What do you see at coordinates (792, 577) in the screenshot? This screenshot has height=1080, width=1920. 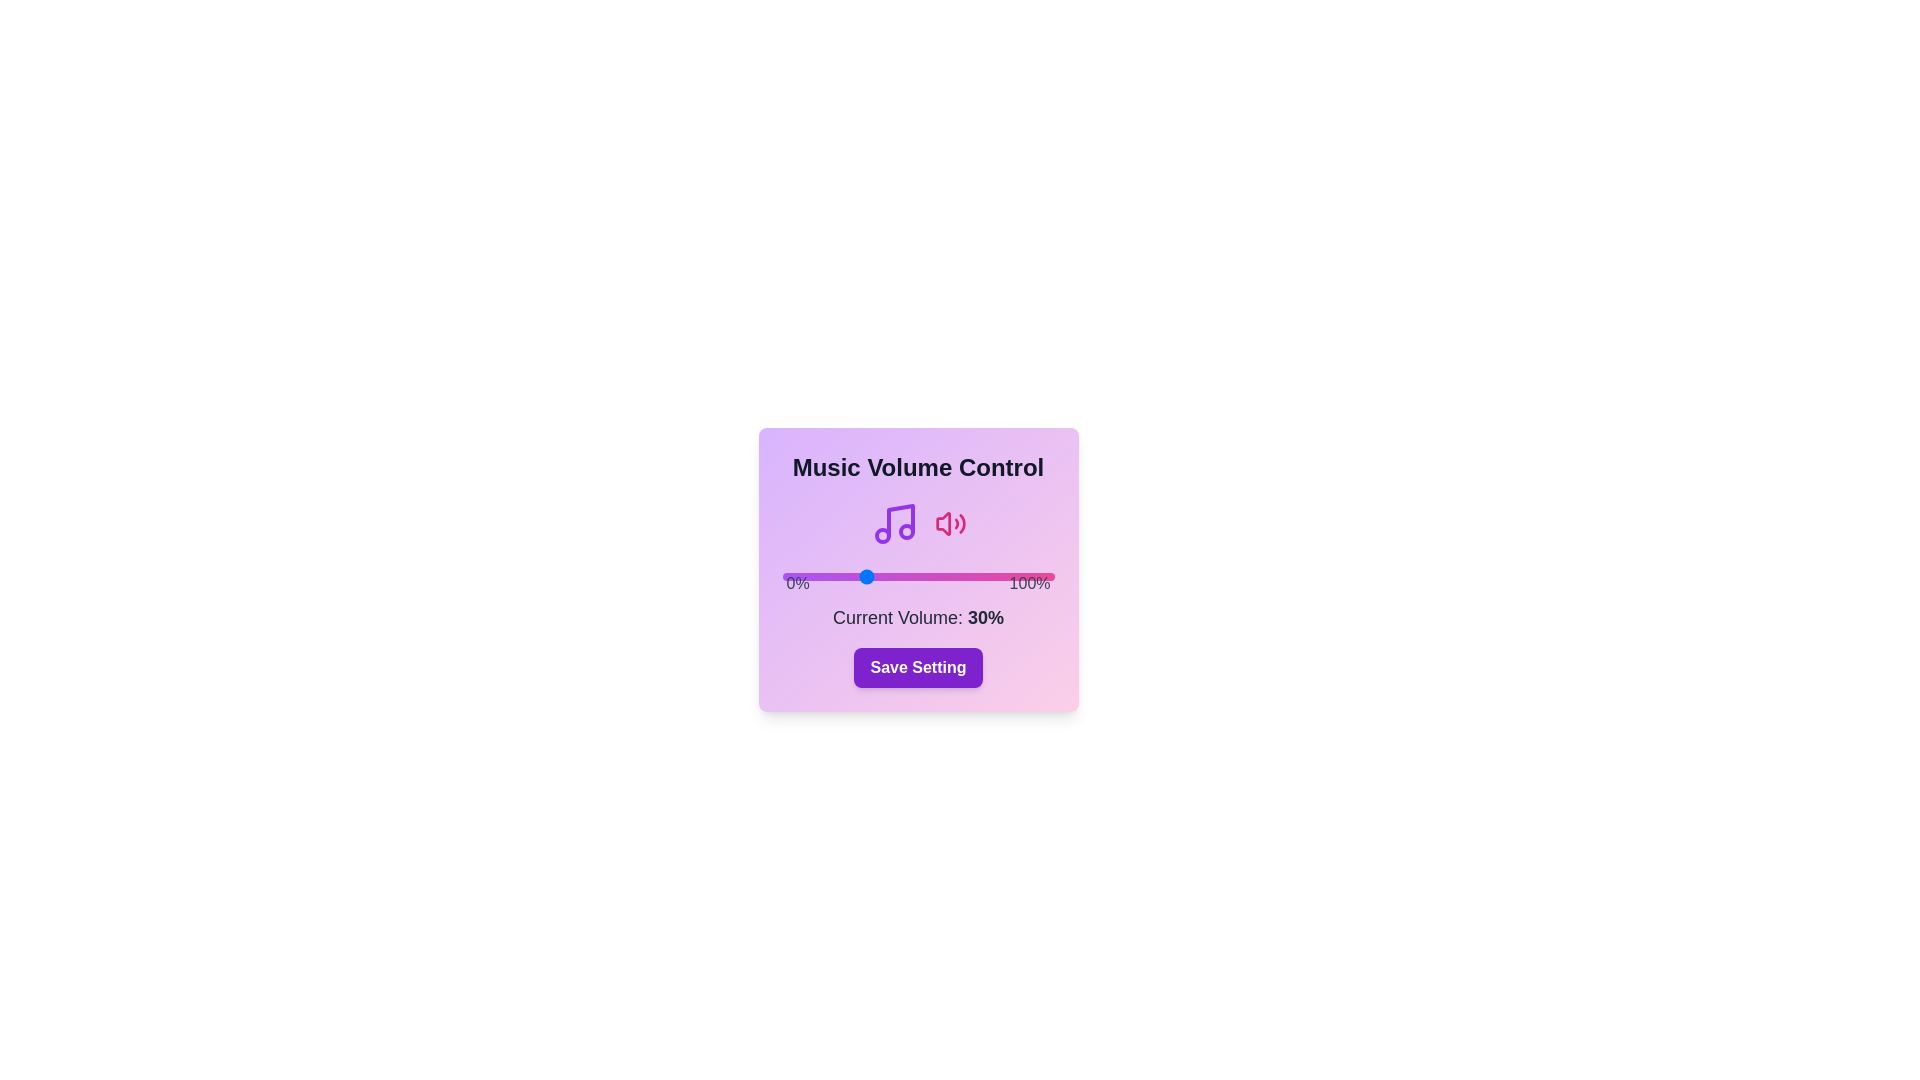 I see `the slider to set the volume to 4%` at bounding box center [792, 577].